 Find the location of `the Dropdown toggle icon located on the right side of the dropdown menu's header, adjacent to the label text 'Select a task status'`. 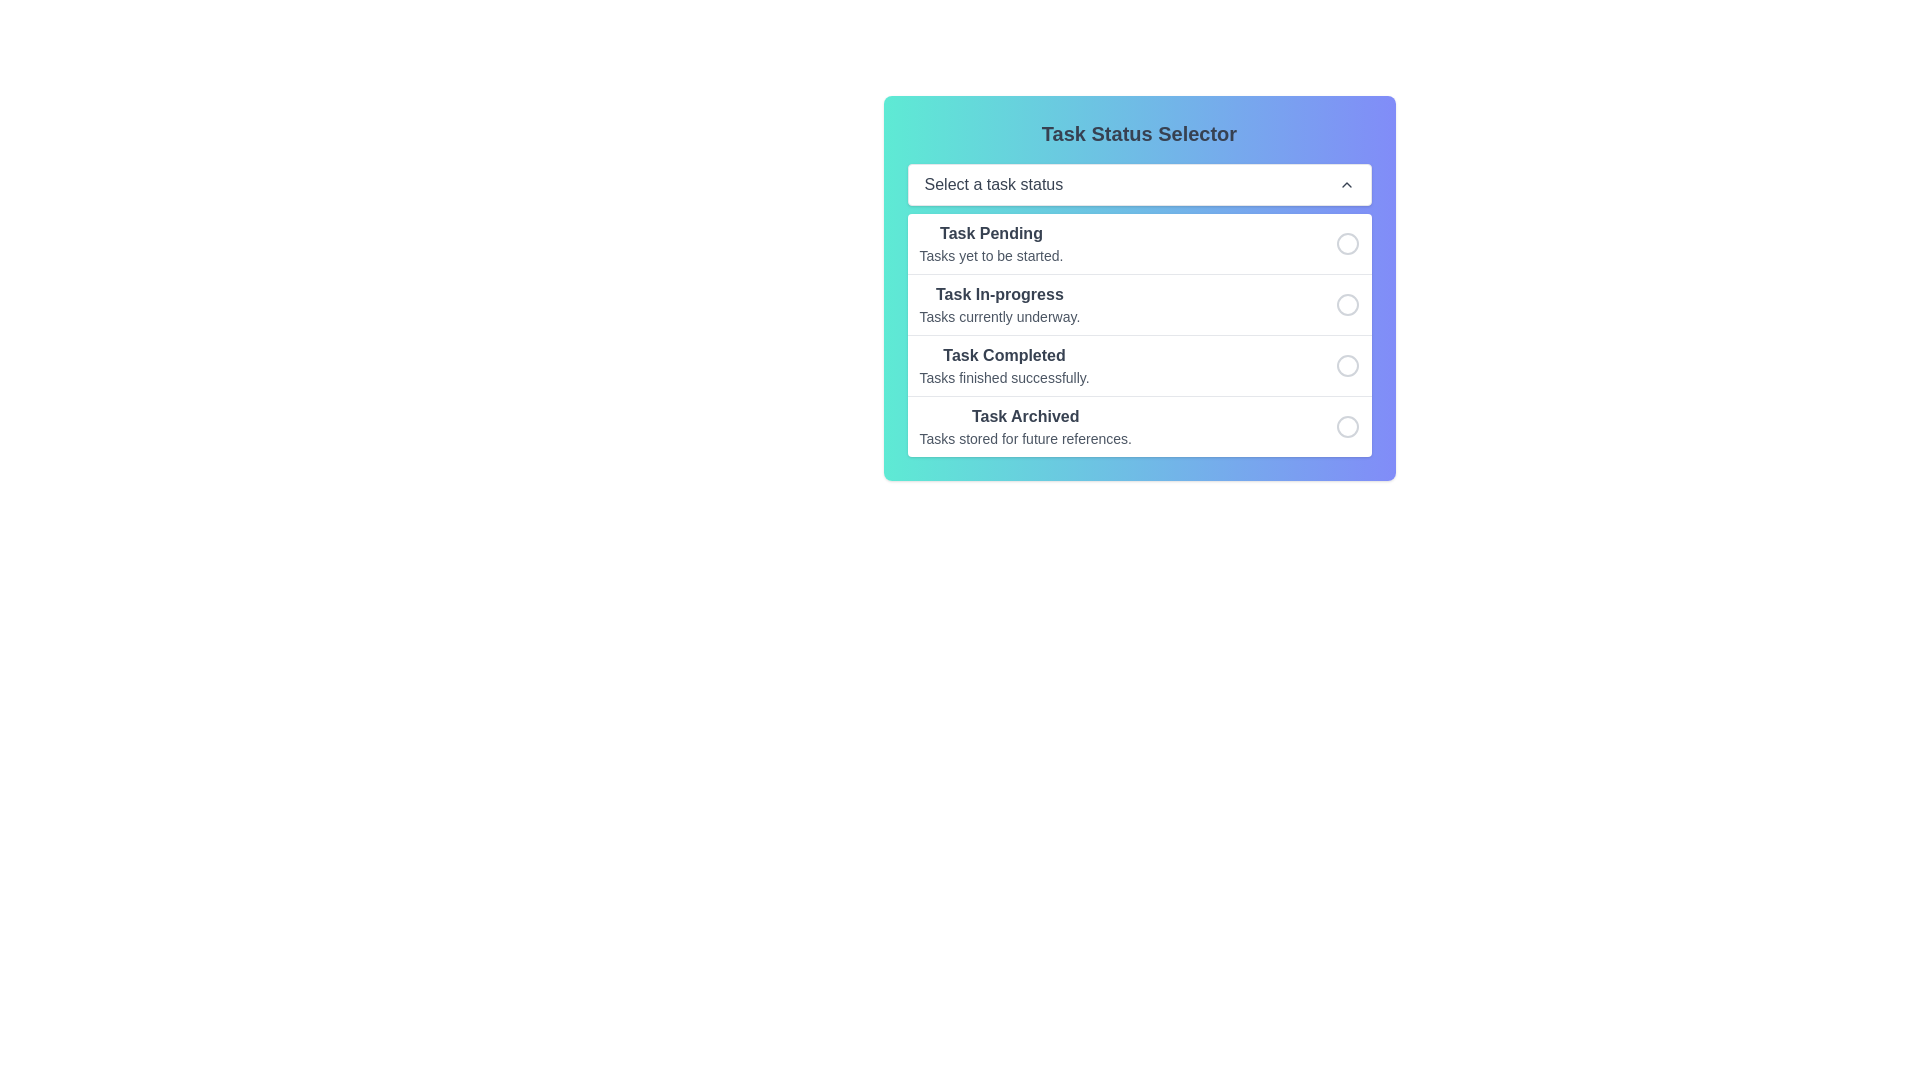

the Dropdown toggle icon located on the right side of the dropdown menu's header, adjacent to the label text 'Select a task status' is located at coordinates (1346, 185).